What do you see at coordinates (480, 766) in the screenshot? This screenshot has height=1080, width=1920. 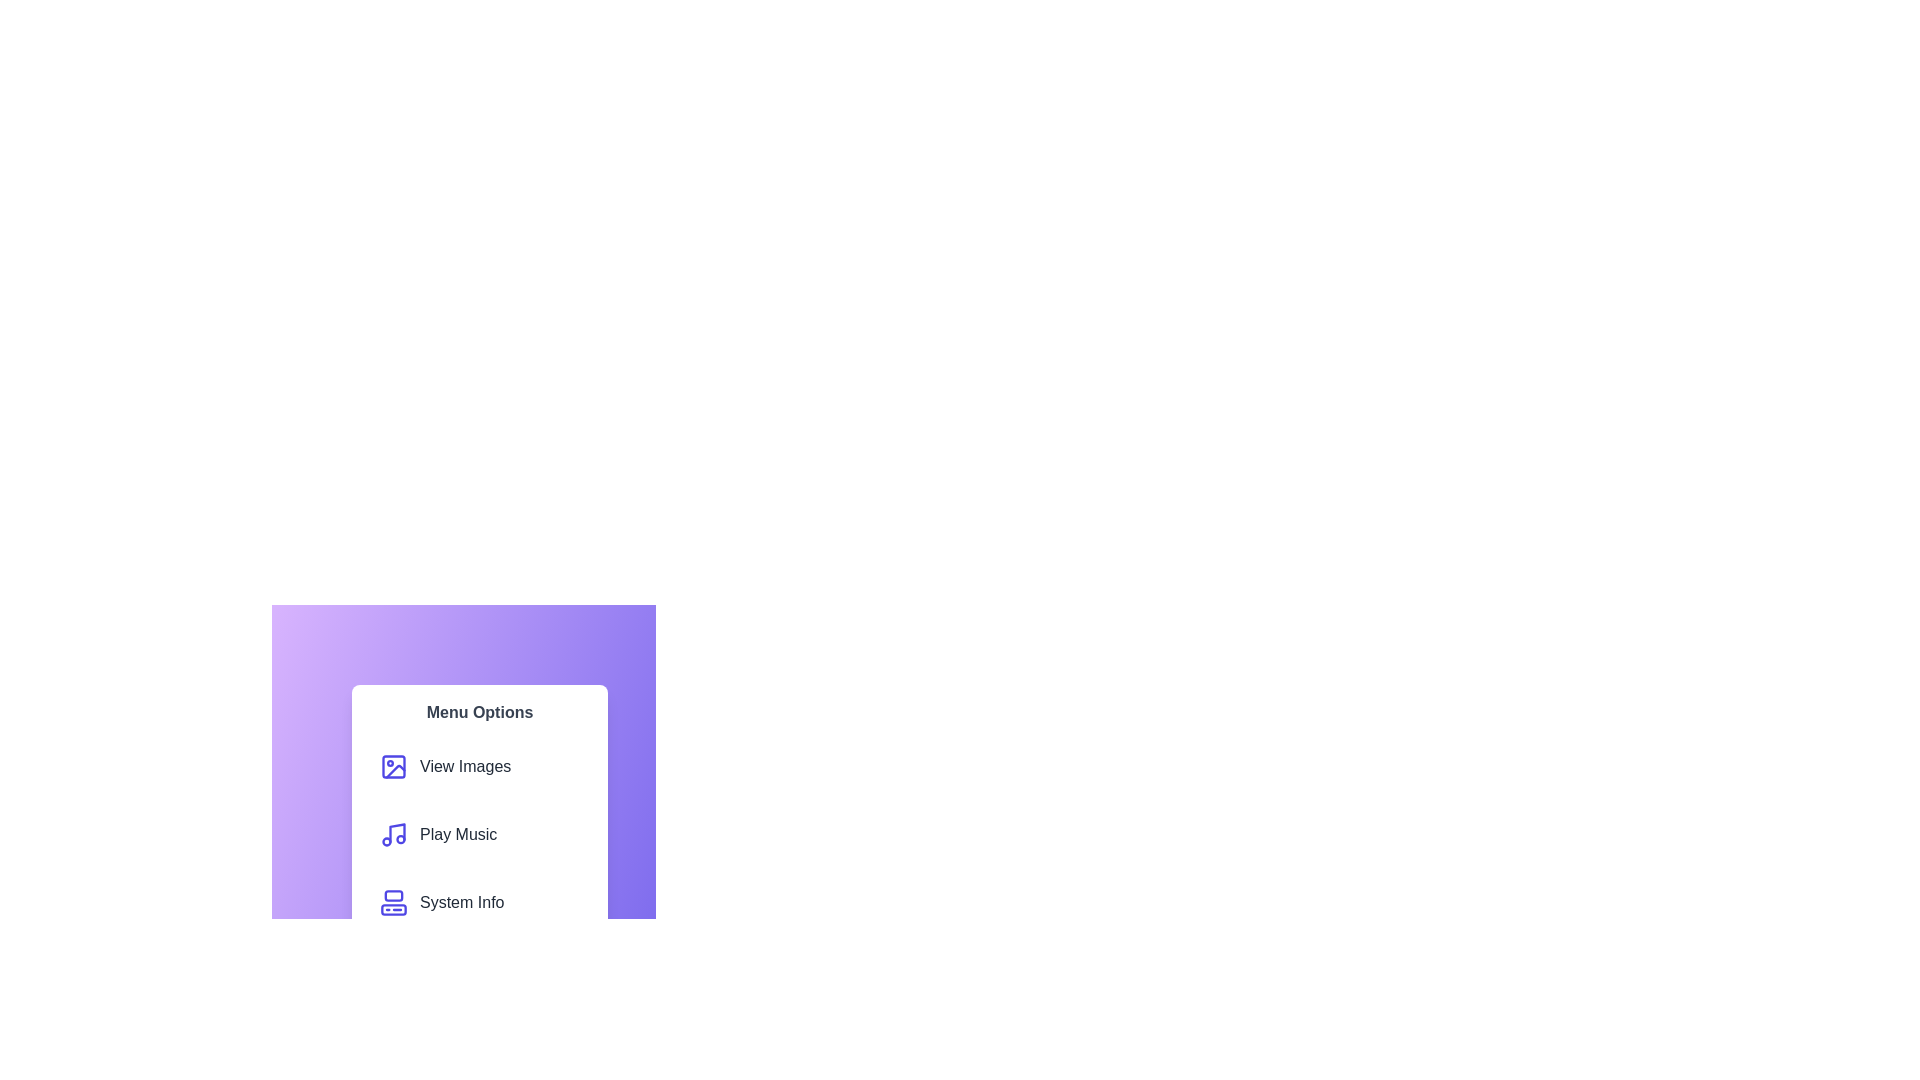 I see `the menu item labeled View Images` at bounding box center [480, 766].